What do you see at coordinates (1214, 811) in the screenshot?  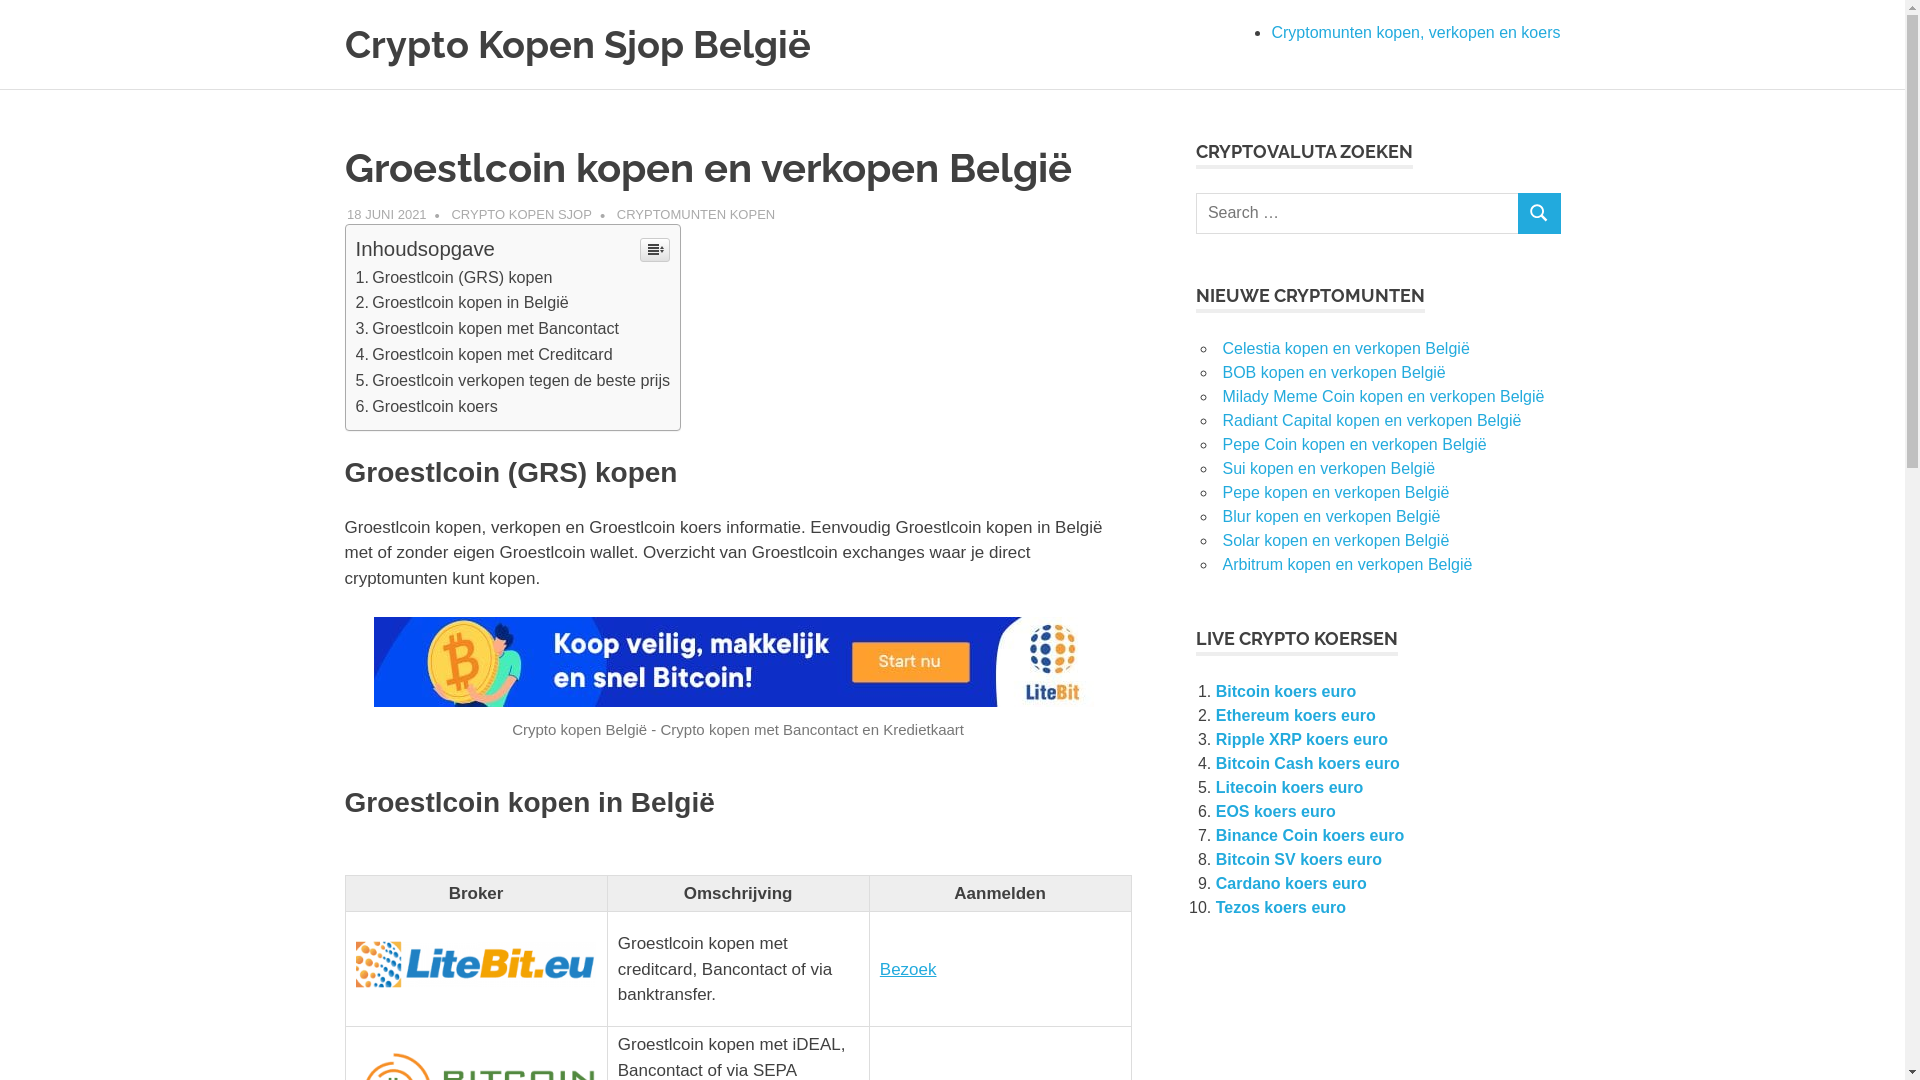 I see `'EOS koers euro'` at bounding box center [1214, 811].